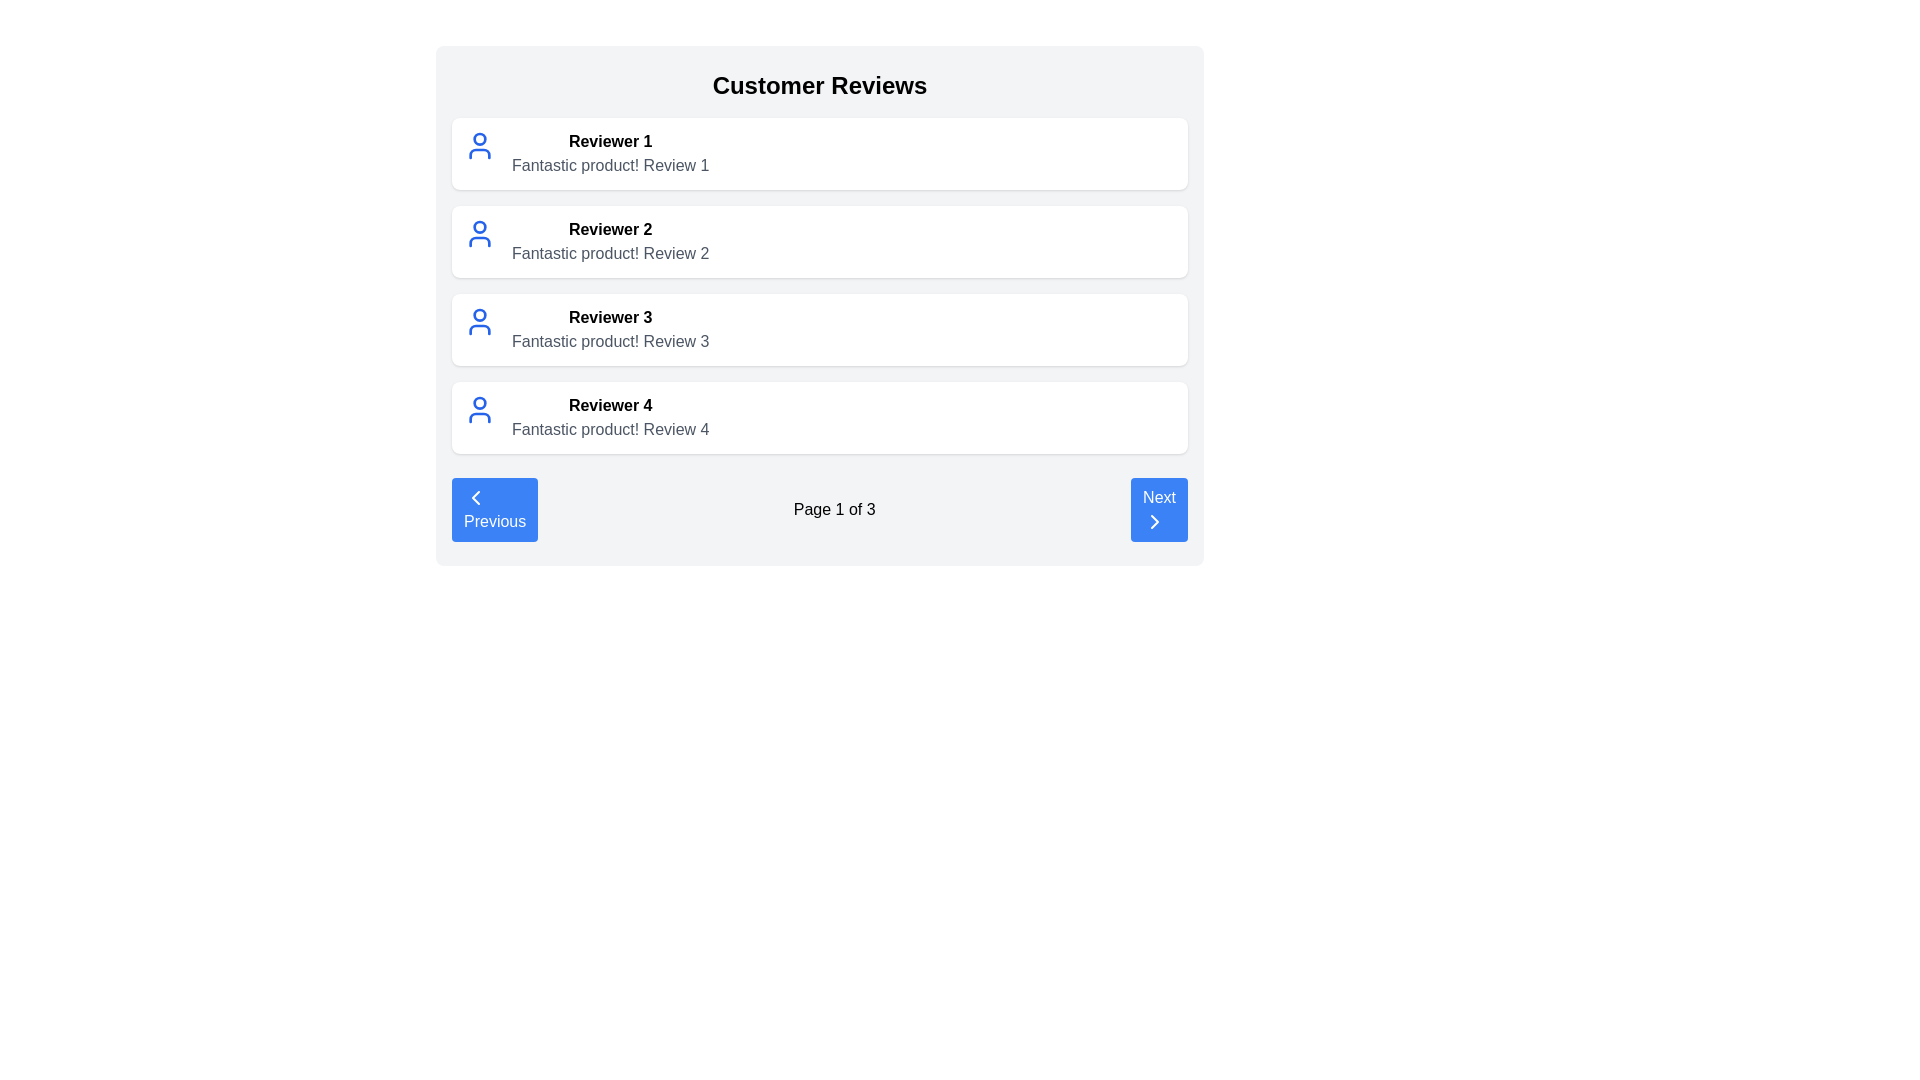 The image size is (1920, 1080). Describe the element at coordinates (480, 320) in the screenshot. I see `the icon representing 'Reviewer 3' located in the review block, positioned to the left of the text 'Reviewer 3 Fantastic product! Review 3'` at that location.